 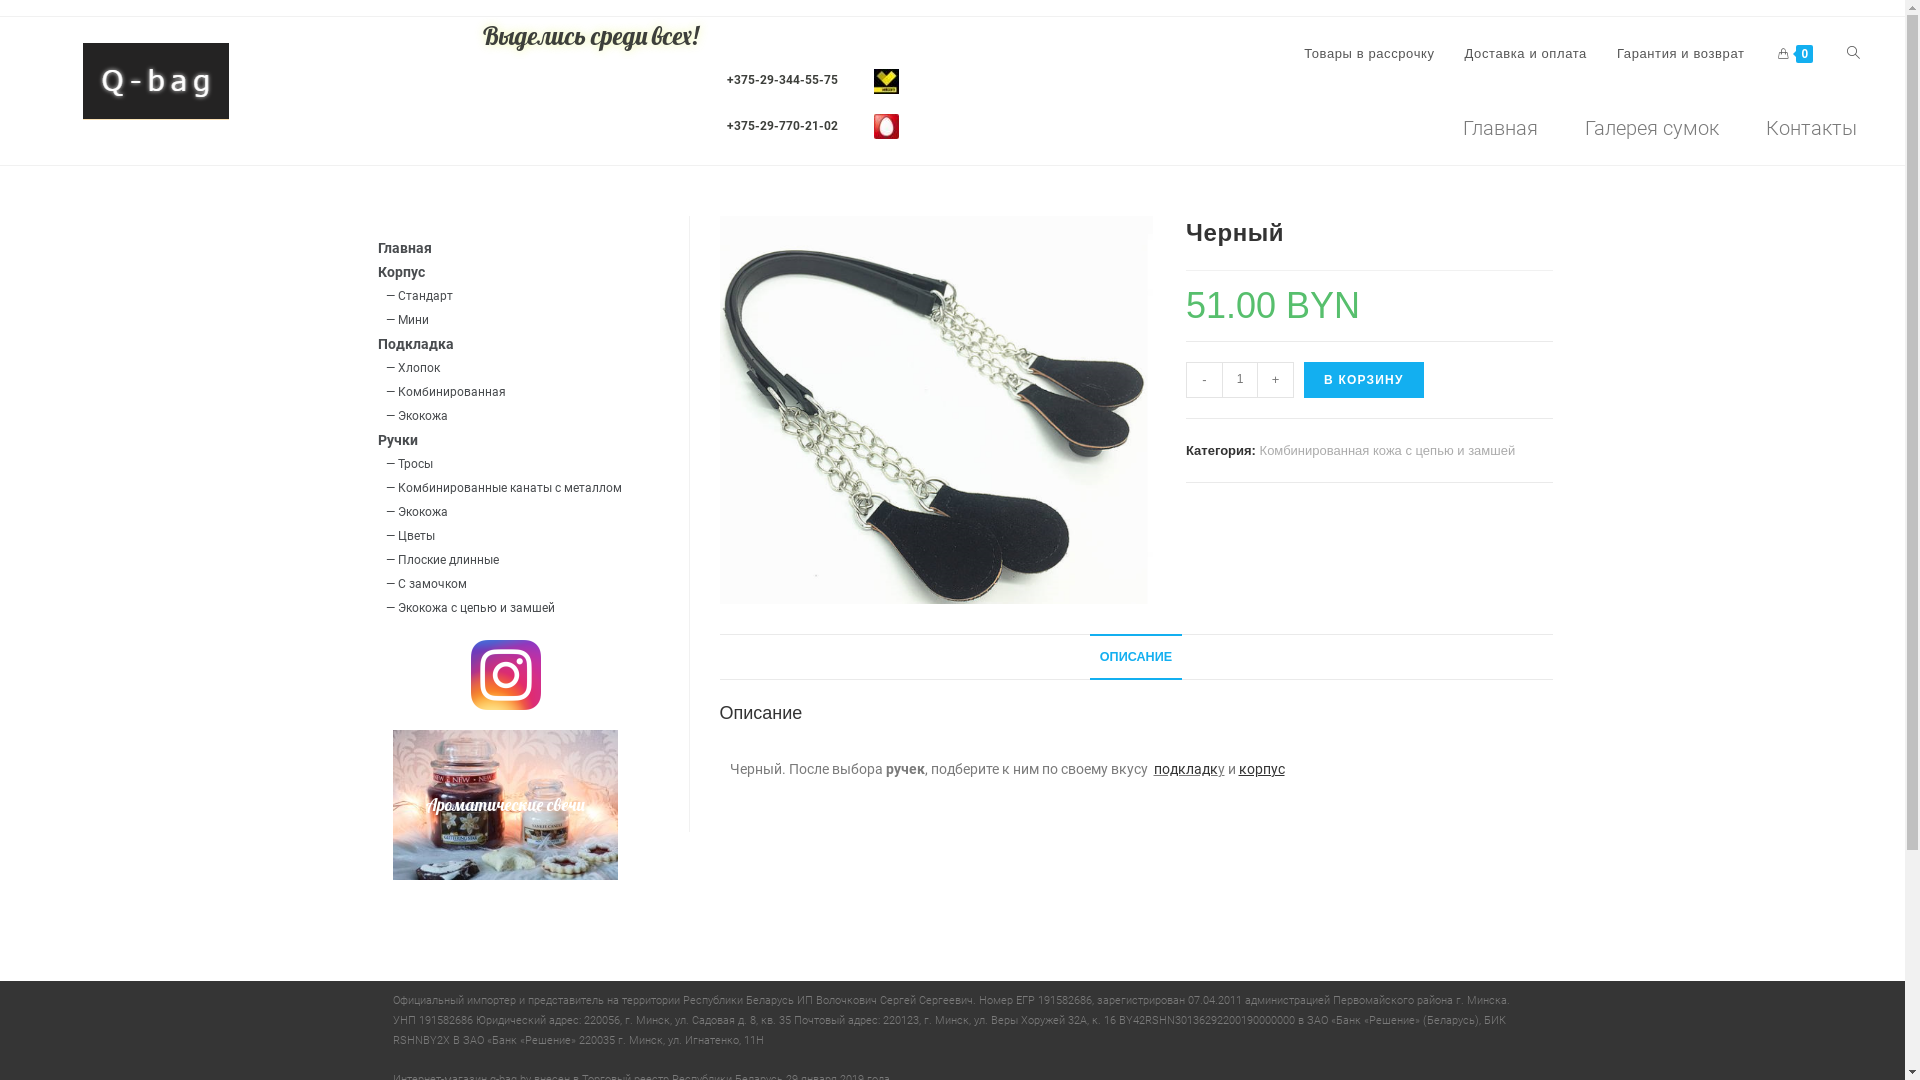 What do you see at coordinates (873, 126) in the screenshot?
I see `'mts-logo'` at bounding box center [873, 126].